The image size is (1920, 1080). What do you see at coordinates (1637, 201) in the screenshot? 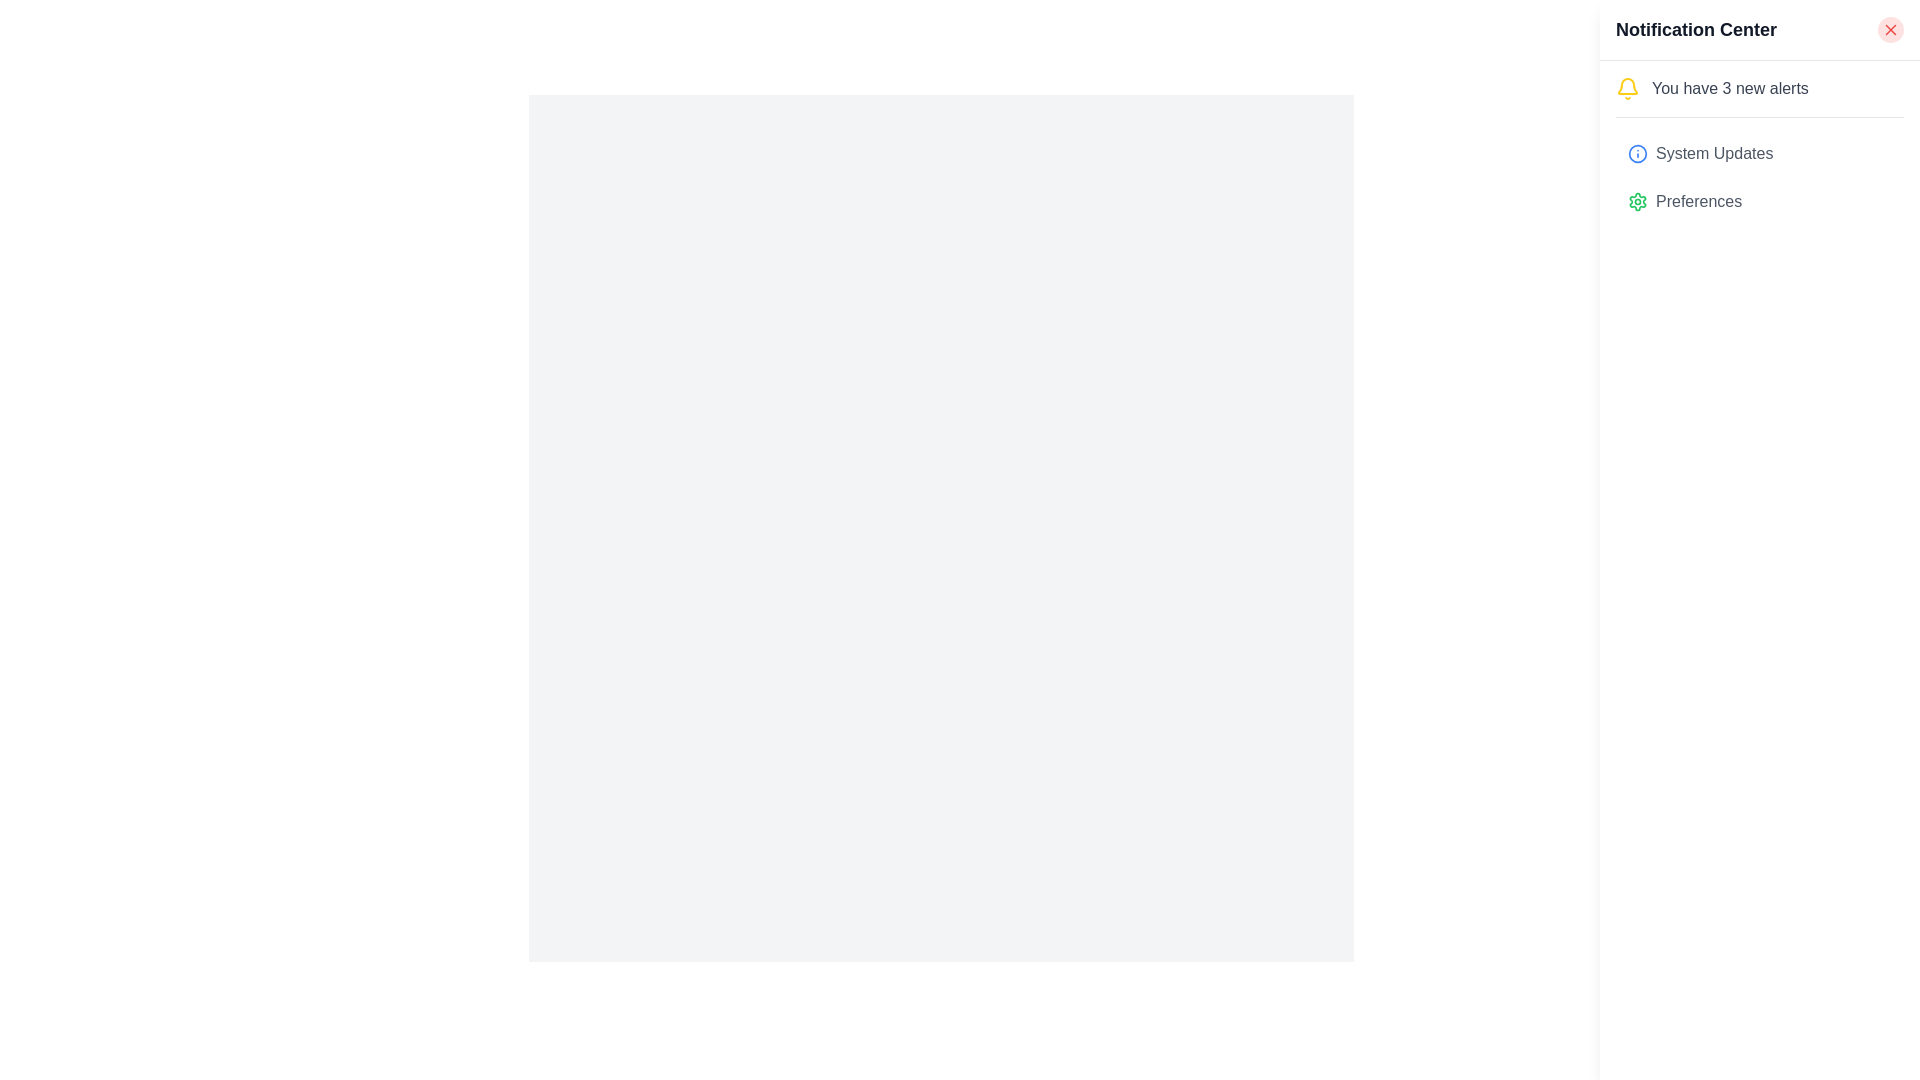
I see `the settings icon located on the far left within the 'Preferences' row in the 'Notification Center' panel` at bounding box center [1637, 201].